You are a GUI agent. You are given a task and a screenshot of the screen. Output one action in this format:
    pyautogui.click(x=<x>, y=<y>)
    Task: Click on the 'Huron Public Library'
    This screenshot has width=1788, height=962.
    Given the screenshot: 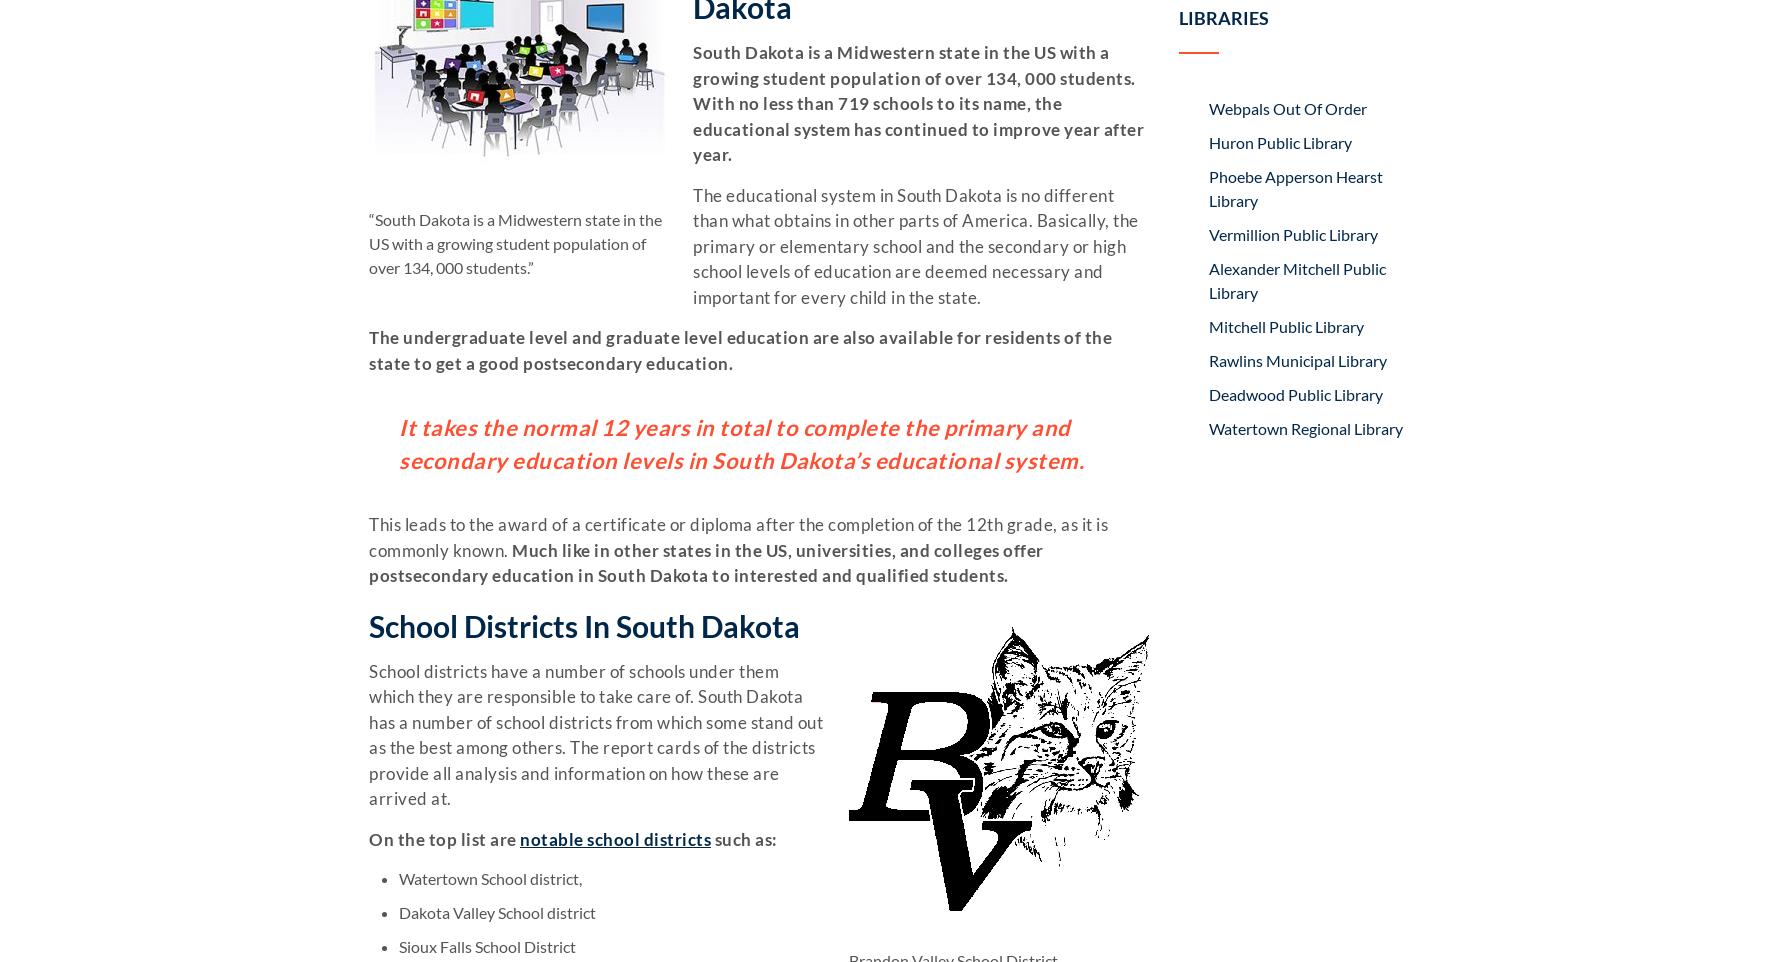 What is the action you would take?
    pyautogui.click(x=1208, y=140)
    